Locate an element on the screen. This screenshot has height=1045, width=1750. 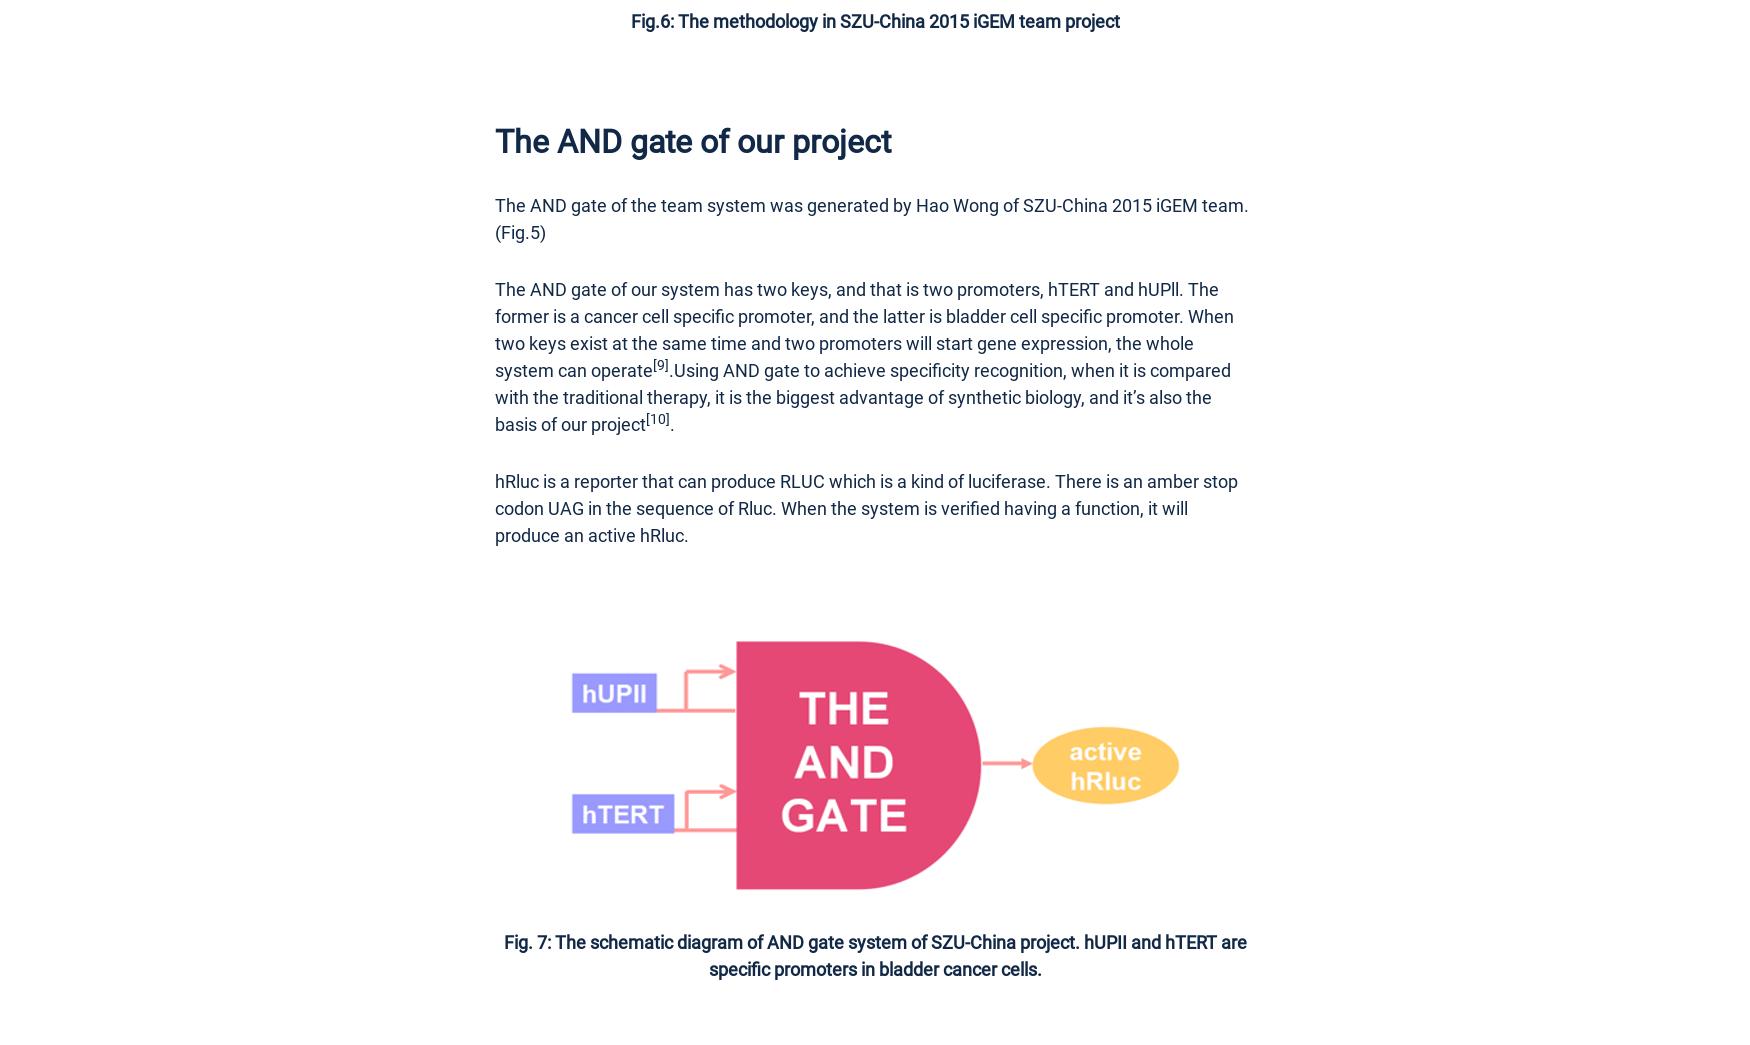
'.Using AND gate to achieve specificity recognition, when it is compared with the traditional therapy, it is the biggest advantage of synthetic biology, and it’s also the basis of our project' is located at coordinates (495, 395).